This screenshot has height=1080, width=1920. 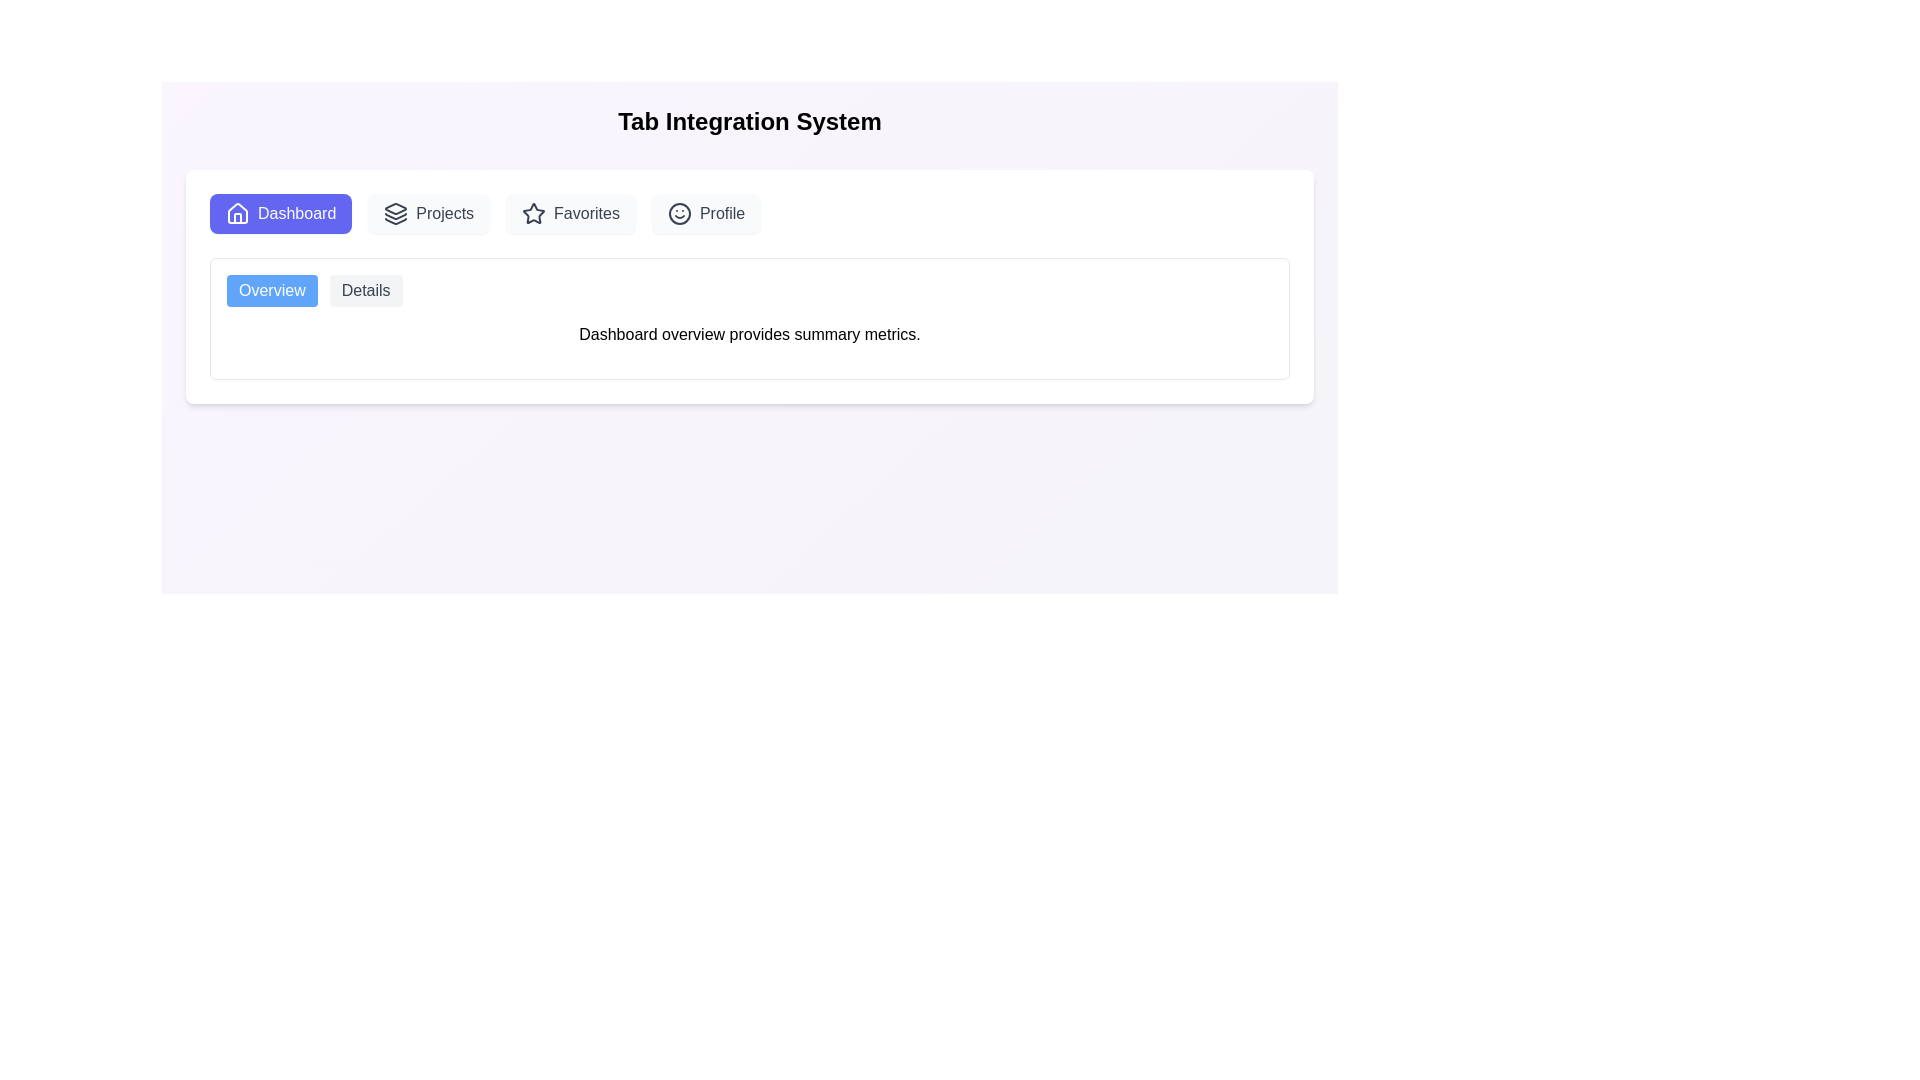 What do you see at coordinates (748, 213) in the screenshot?
I see `horizontal navigation bar with selectable tabs located directly underneath the main title 'Tab Integration System' by using developer tools` at bounding box center [748, 213].